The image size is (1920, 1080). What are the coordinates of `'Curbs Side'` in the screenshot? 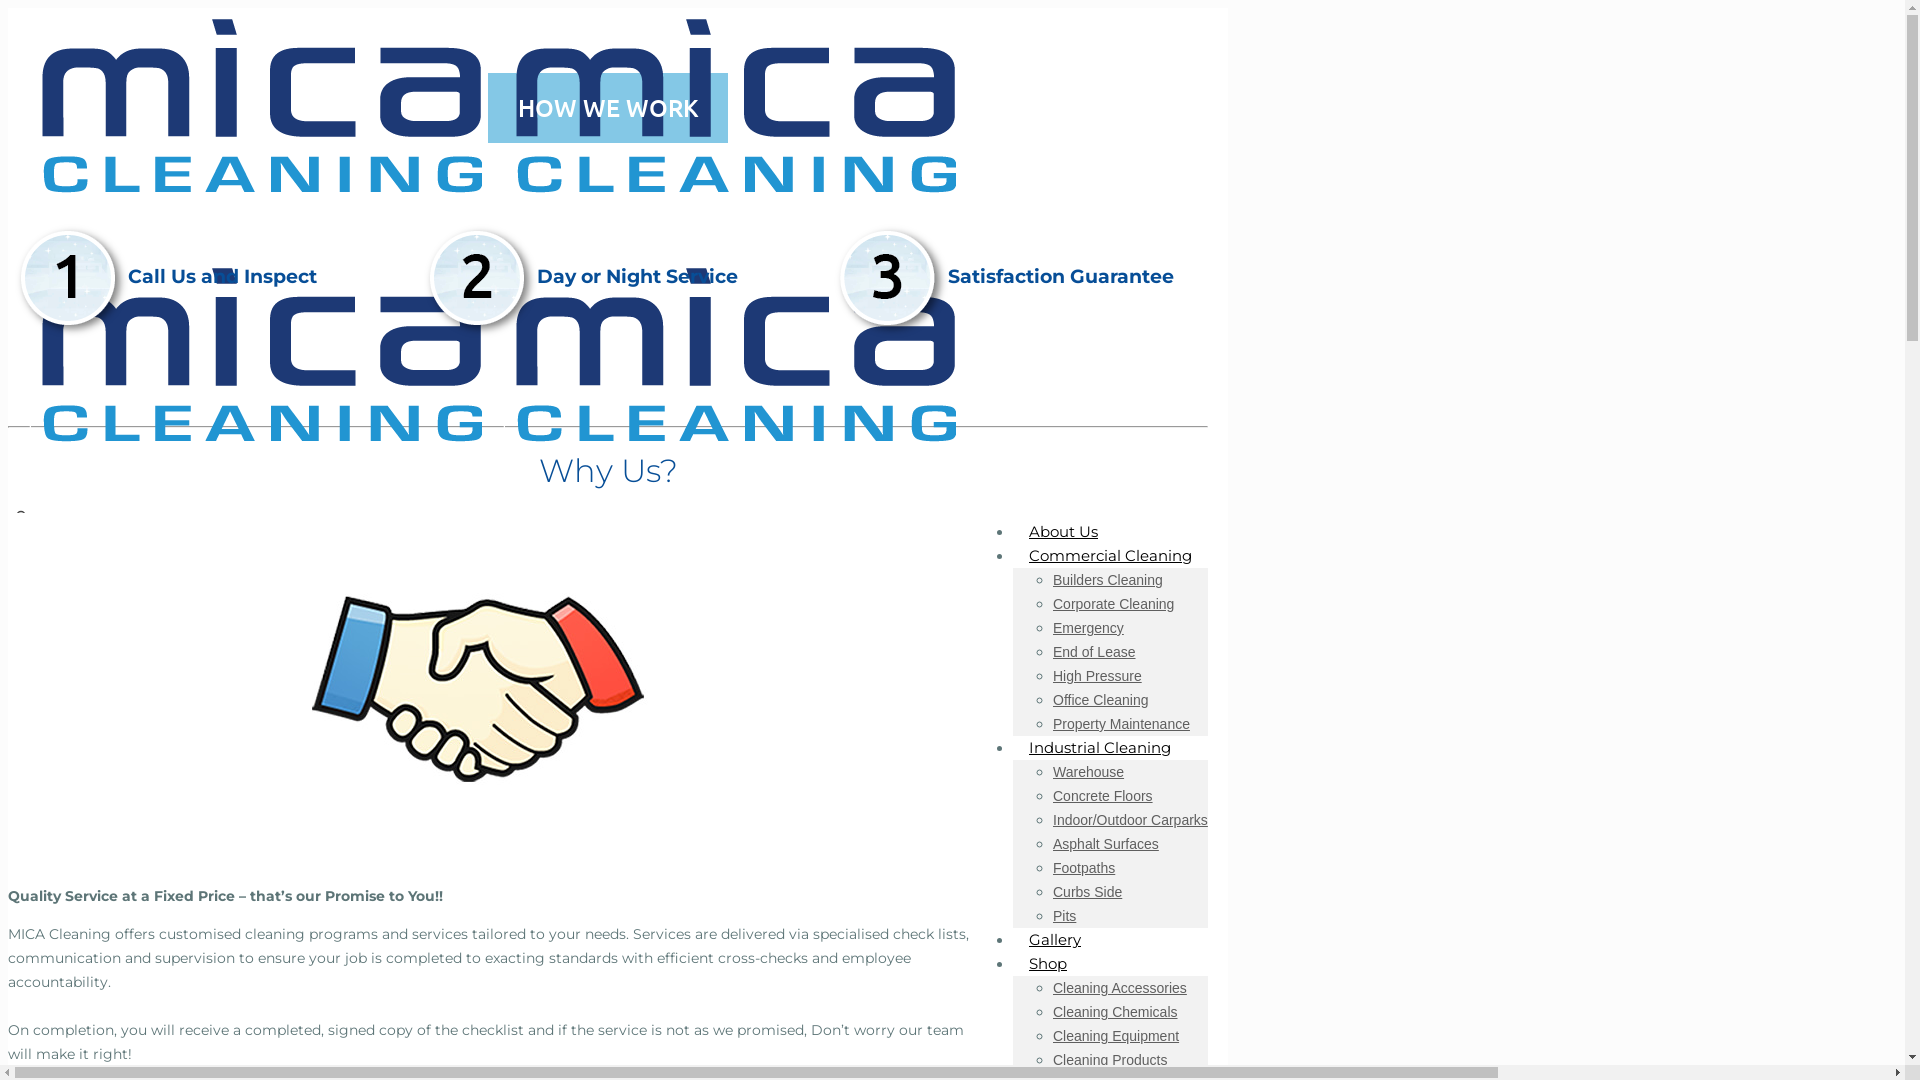 It's located at (1086, 890).